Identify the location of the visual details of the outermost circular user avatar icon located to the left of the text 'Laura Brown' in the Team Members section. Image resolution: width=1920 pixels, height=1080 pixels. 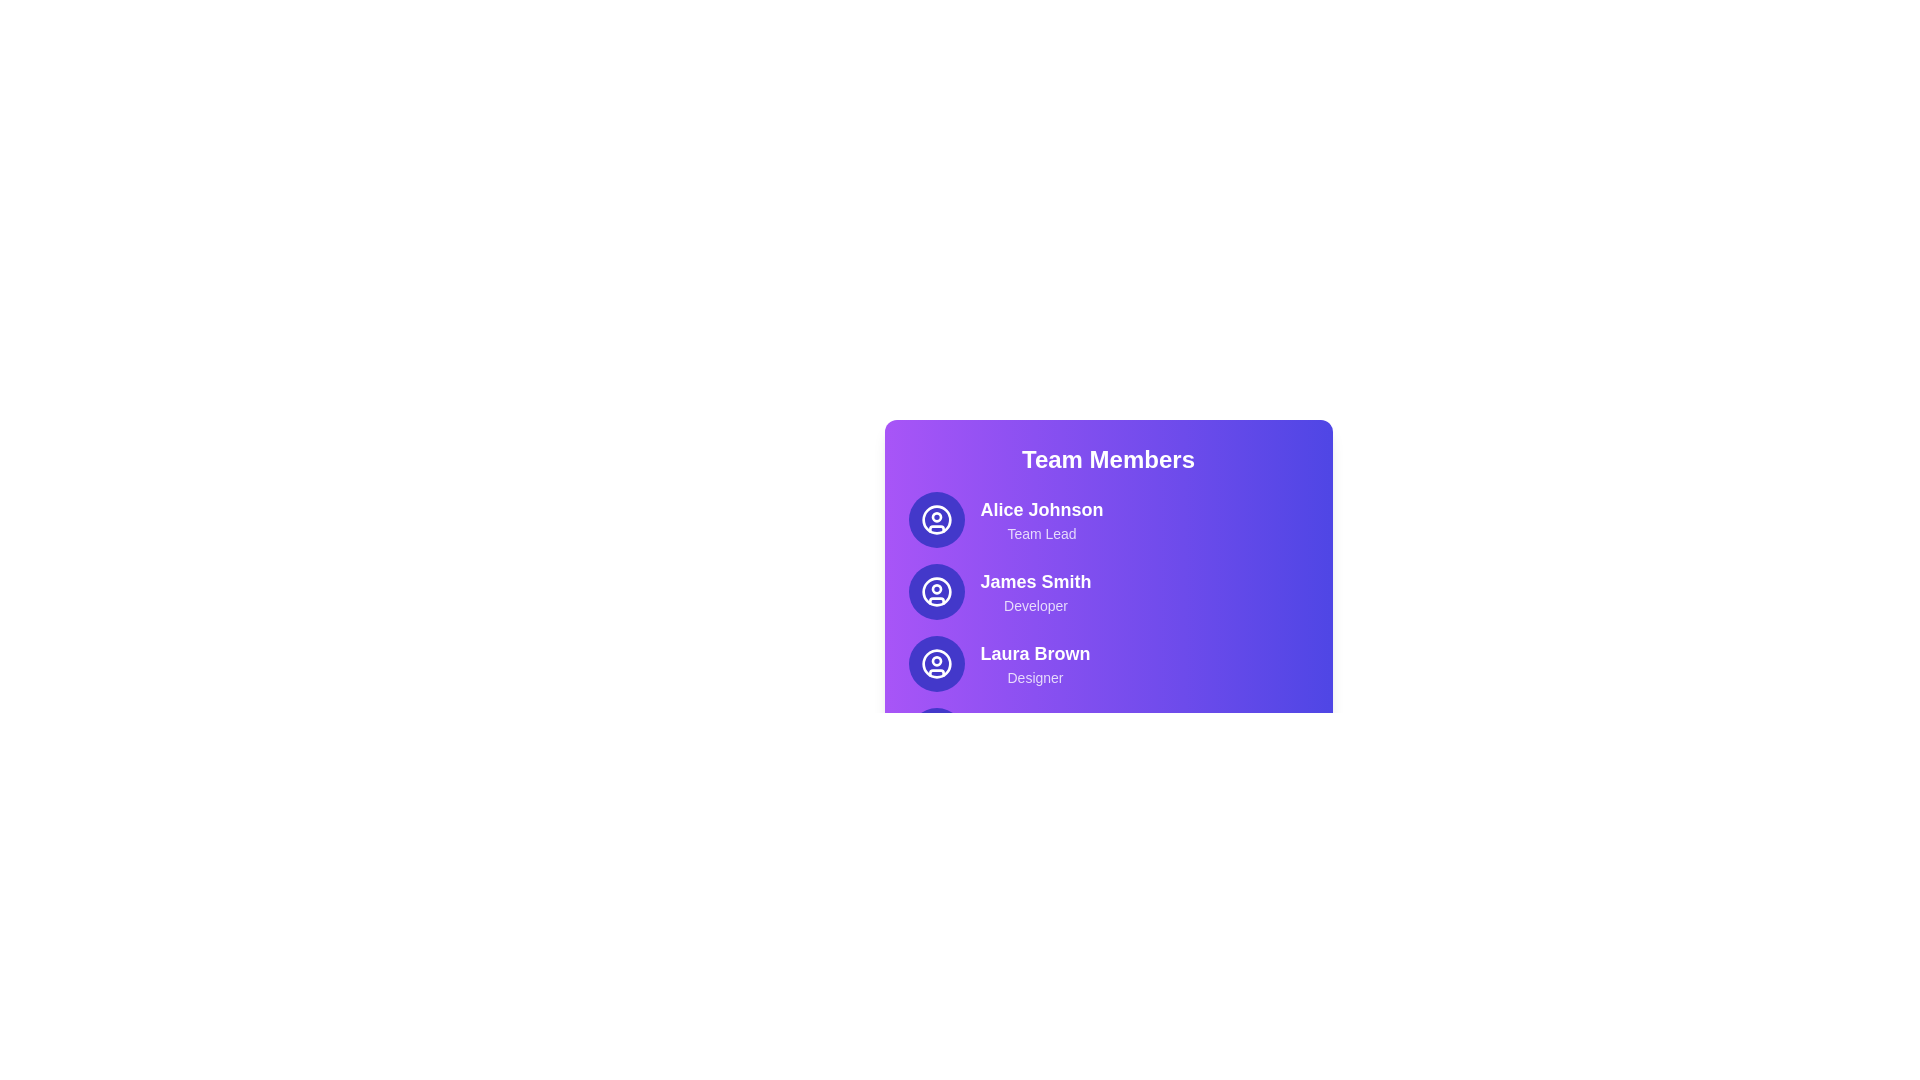
(935, 663).